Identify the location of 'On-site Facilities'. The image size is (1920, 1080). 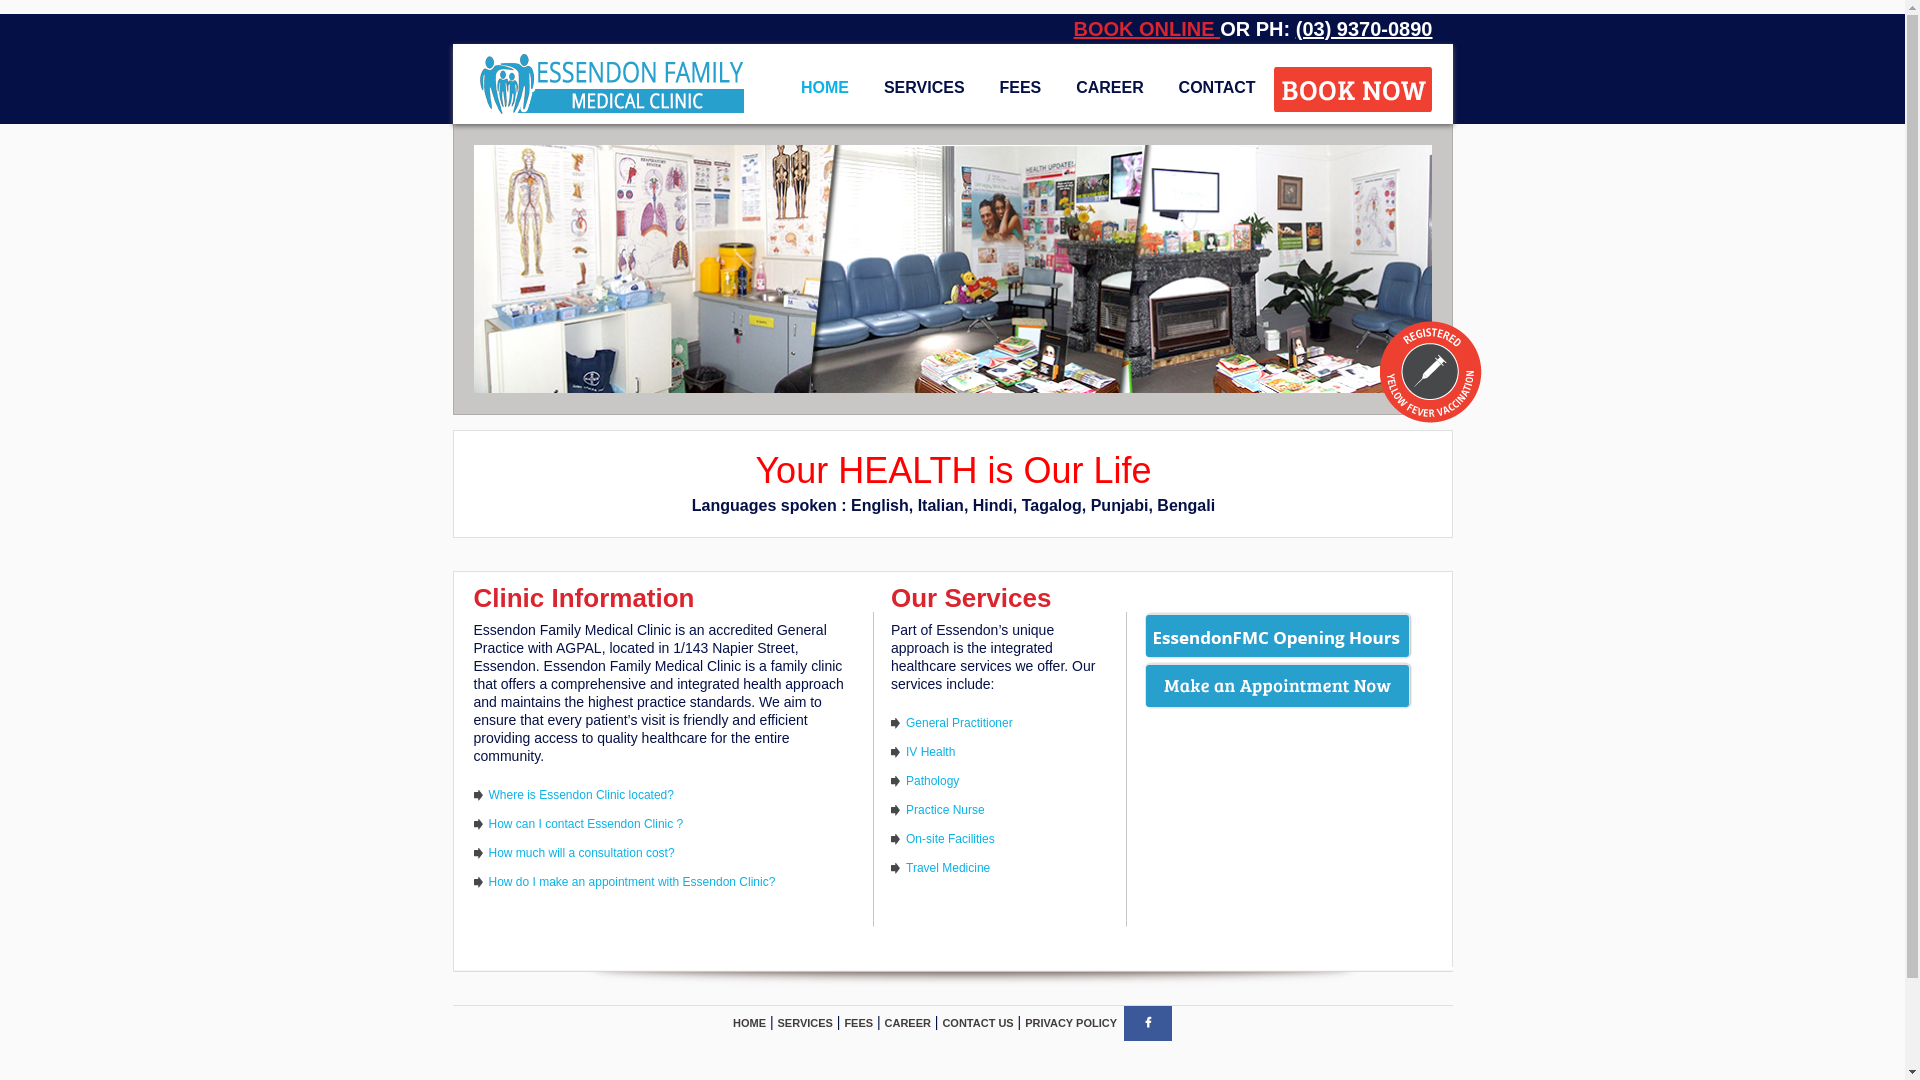
(949, 839).